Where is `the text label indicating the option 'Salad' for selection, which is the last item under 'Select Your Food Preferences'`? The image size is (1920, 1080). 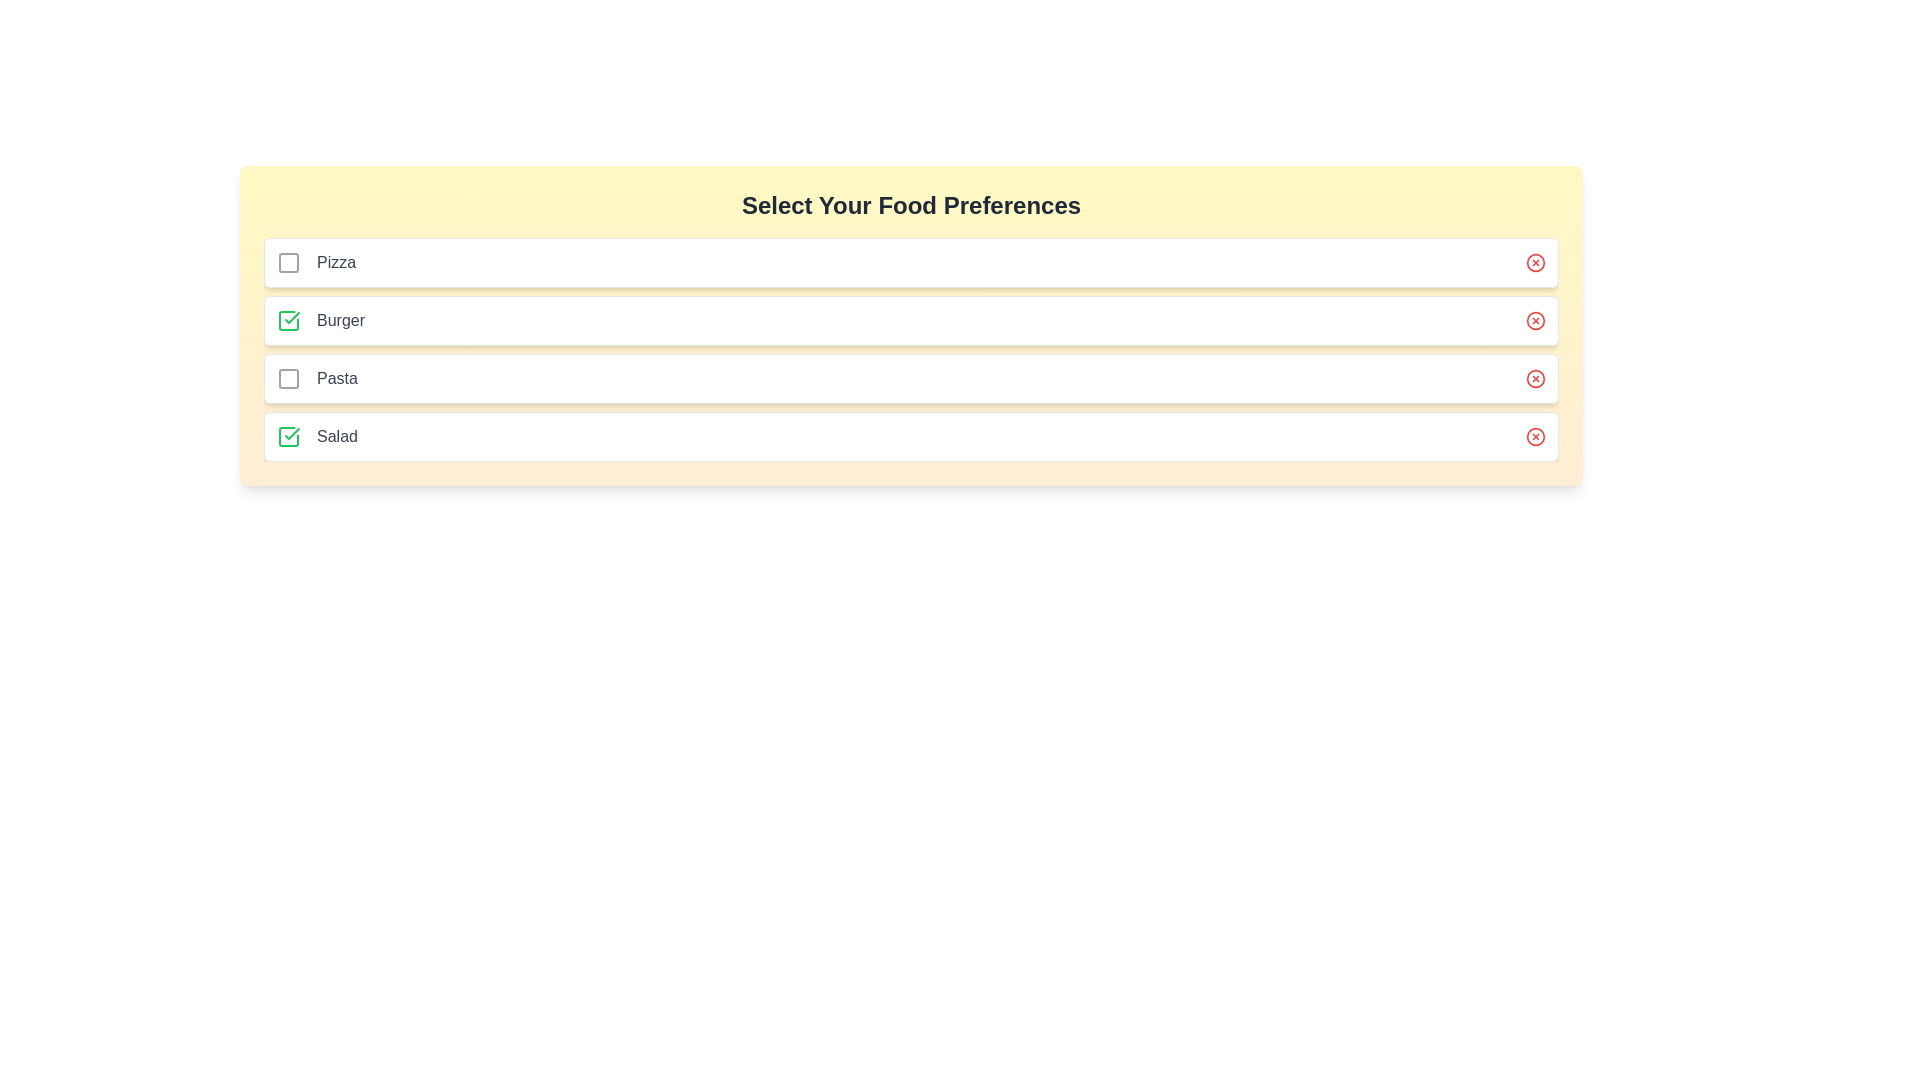 the text label indicating the option 'Salad' for selection, which is the last item under 'Select Your Food Preferences' is located at coordinates (337, 435).